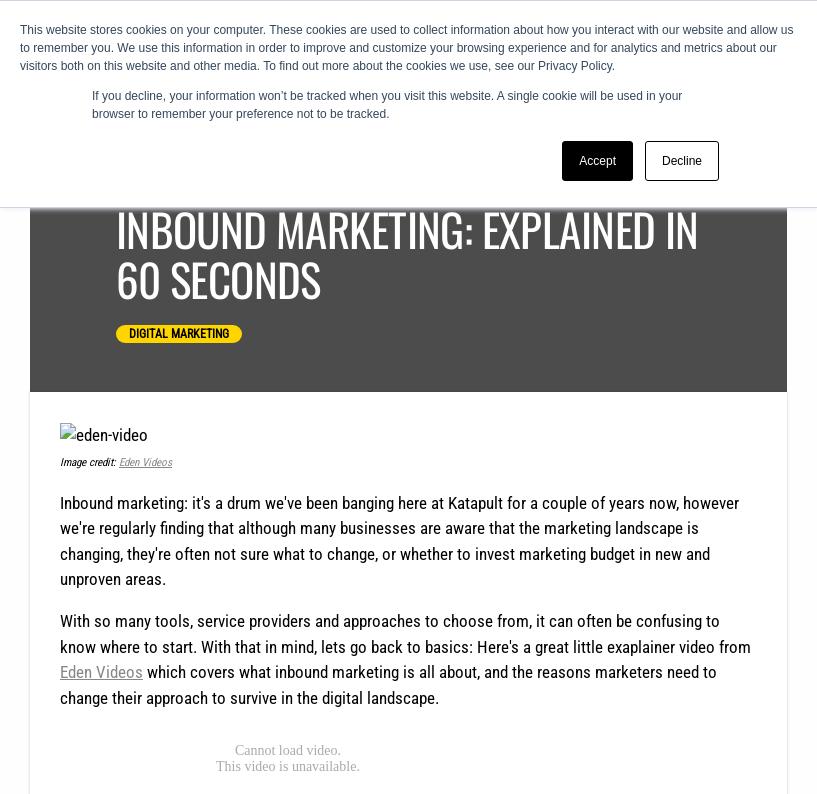 The image size is (817, 794). What do you see at coordinates (177, 332) in the screenshot?
I see `'Digital marketing'` at bounding box center [177, 332].